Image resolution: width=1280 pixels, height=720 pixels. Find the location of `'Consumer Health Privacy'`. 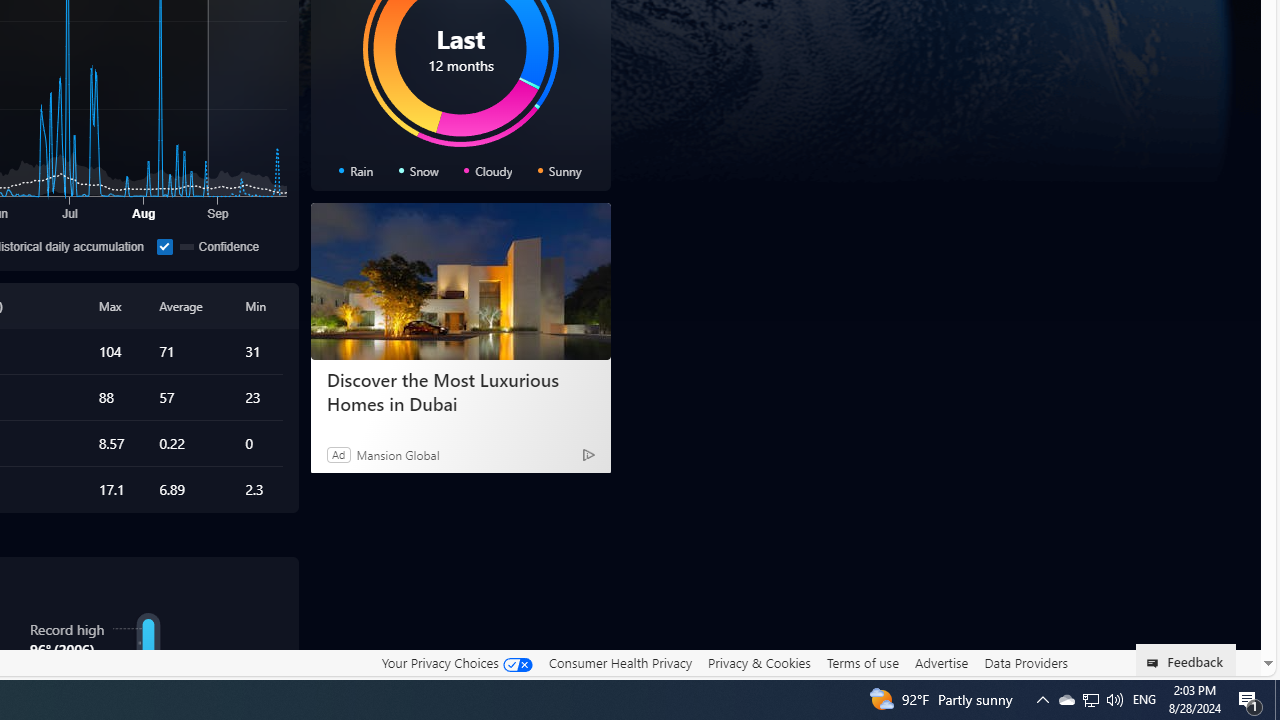

'Consumer Health Privacy' is located at coordinates (619, 662).